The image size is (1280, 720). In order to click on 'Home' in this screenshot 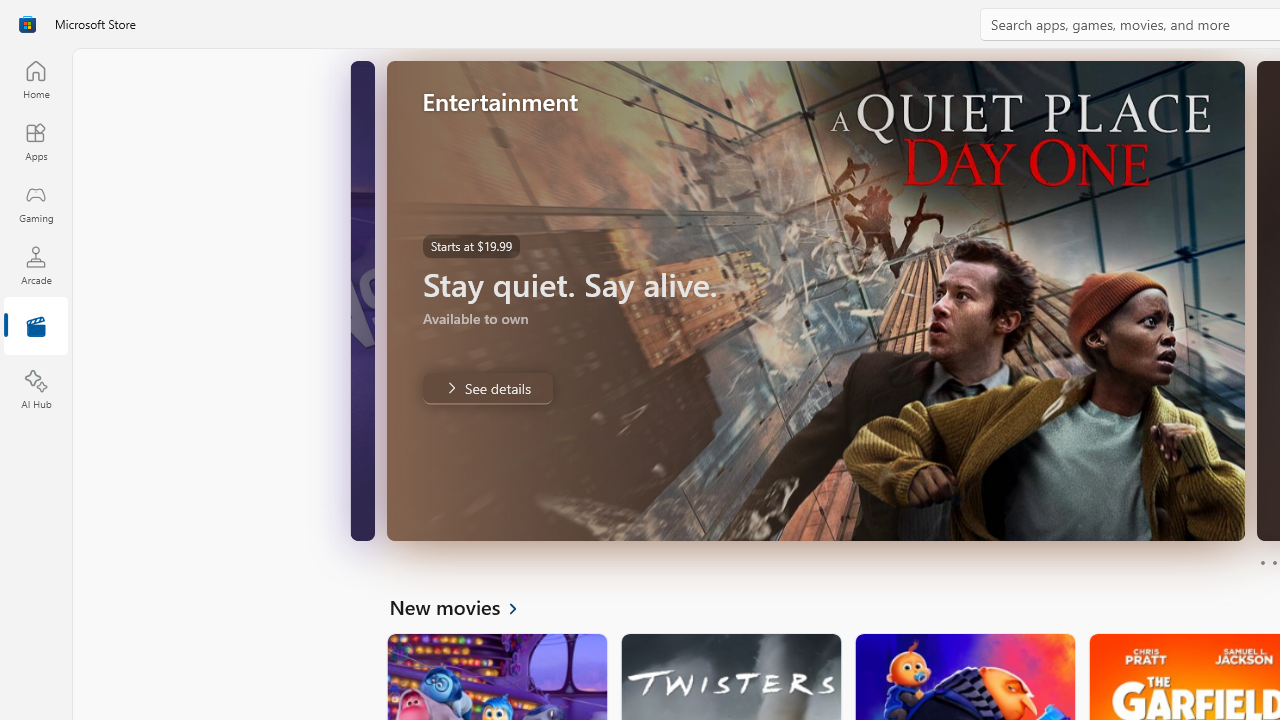, I will do `click(35, 78)`.